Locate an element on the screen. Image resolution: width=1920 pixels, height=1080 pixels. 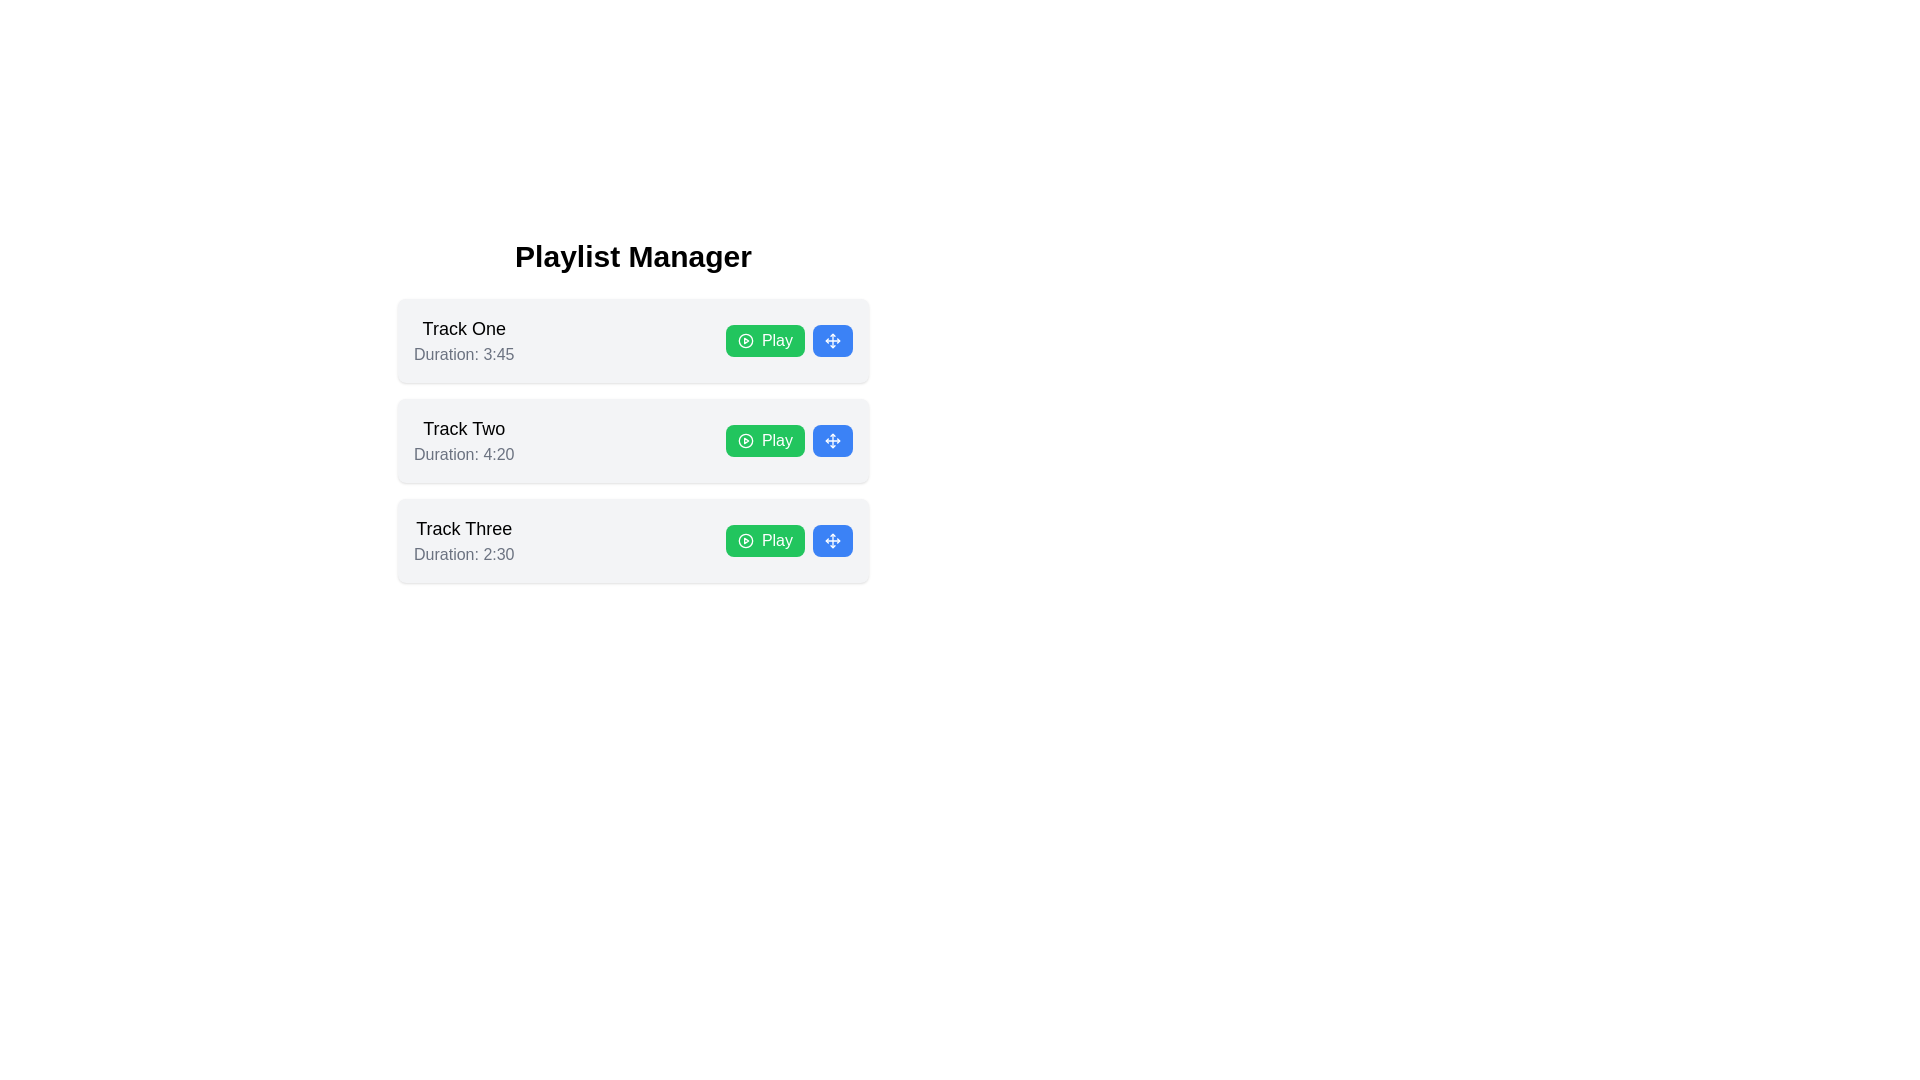
the 'Play' button with a green background and white text to initiate playback of the track is located at coordinates (788, 439).